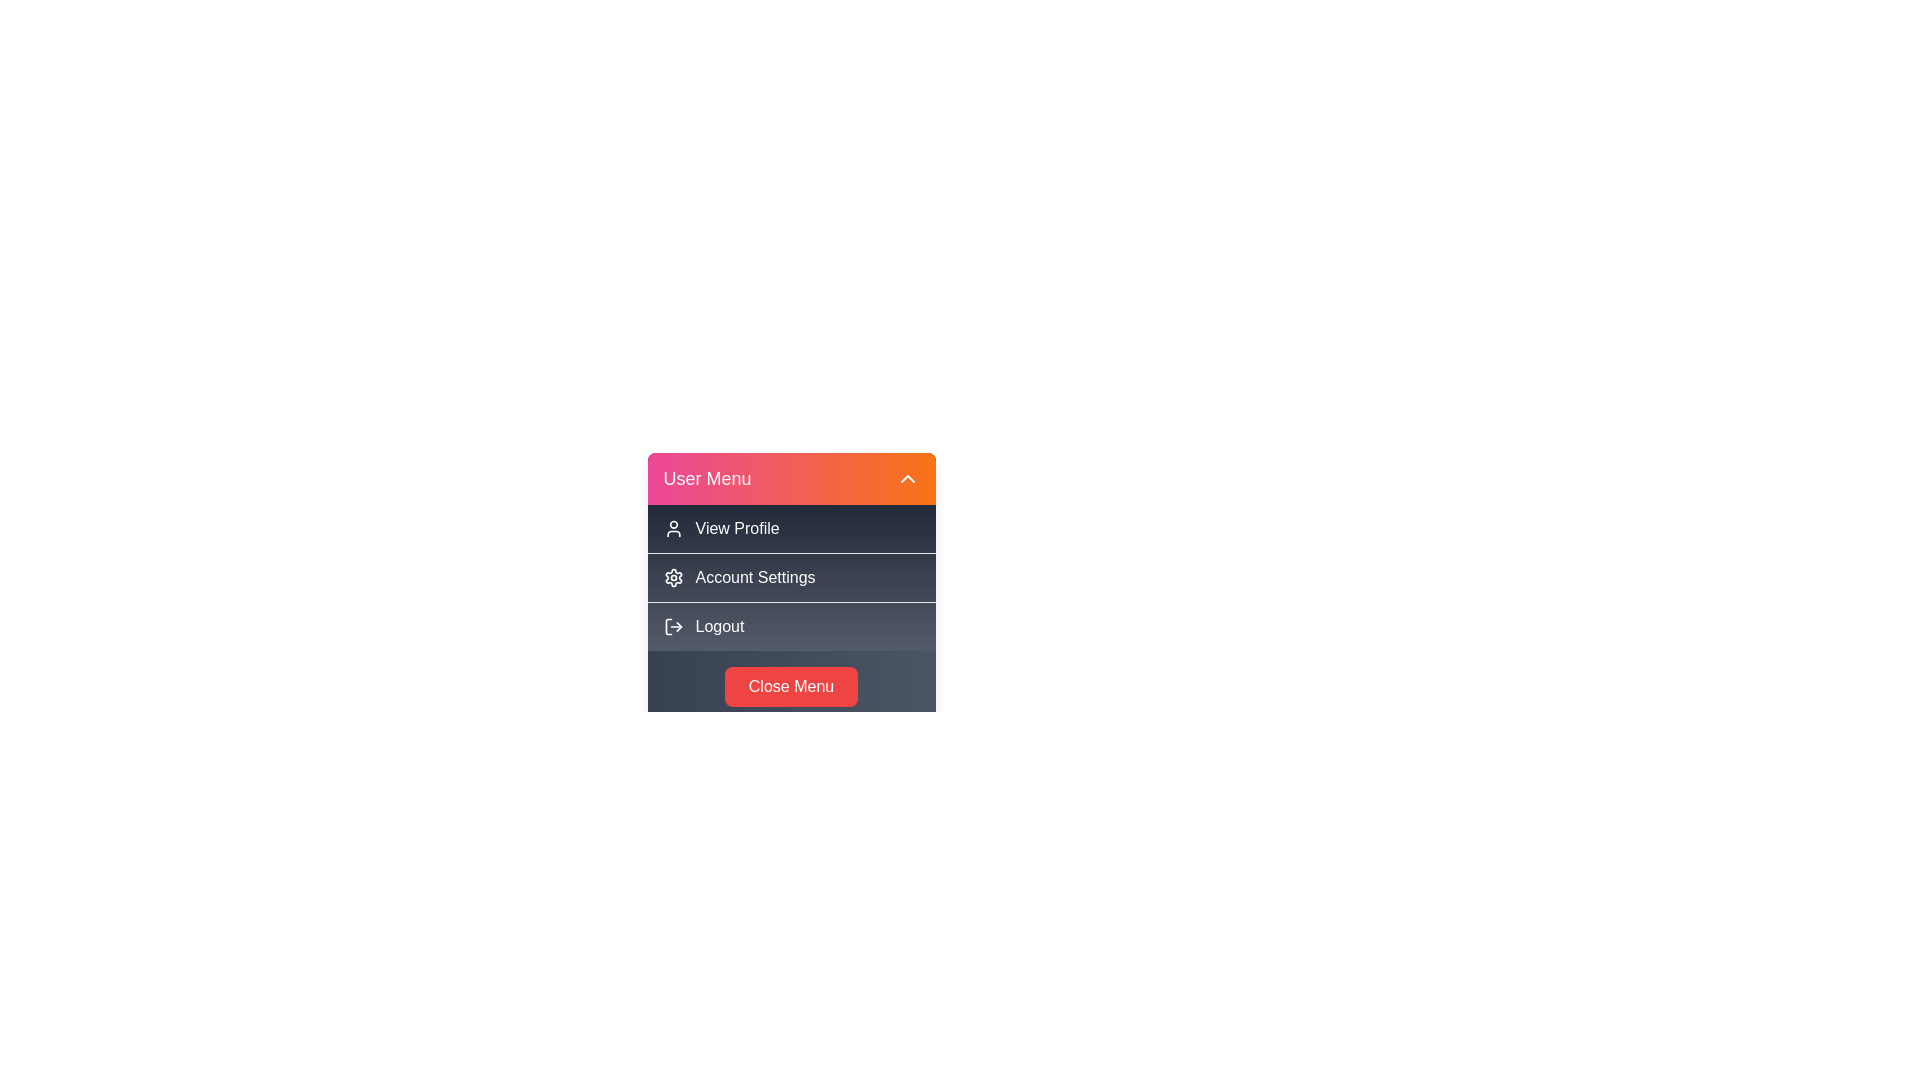 Image resolution: width=1920 pixels, height=1080 pixels. Describe the element at coordinates (790, 625) in the screenshot. I see `the 'Logout' option in the menu` at that location.